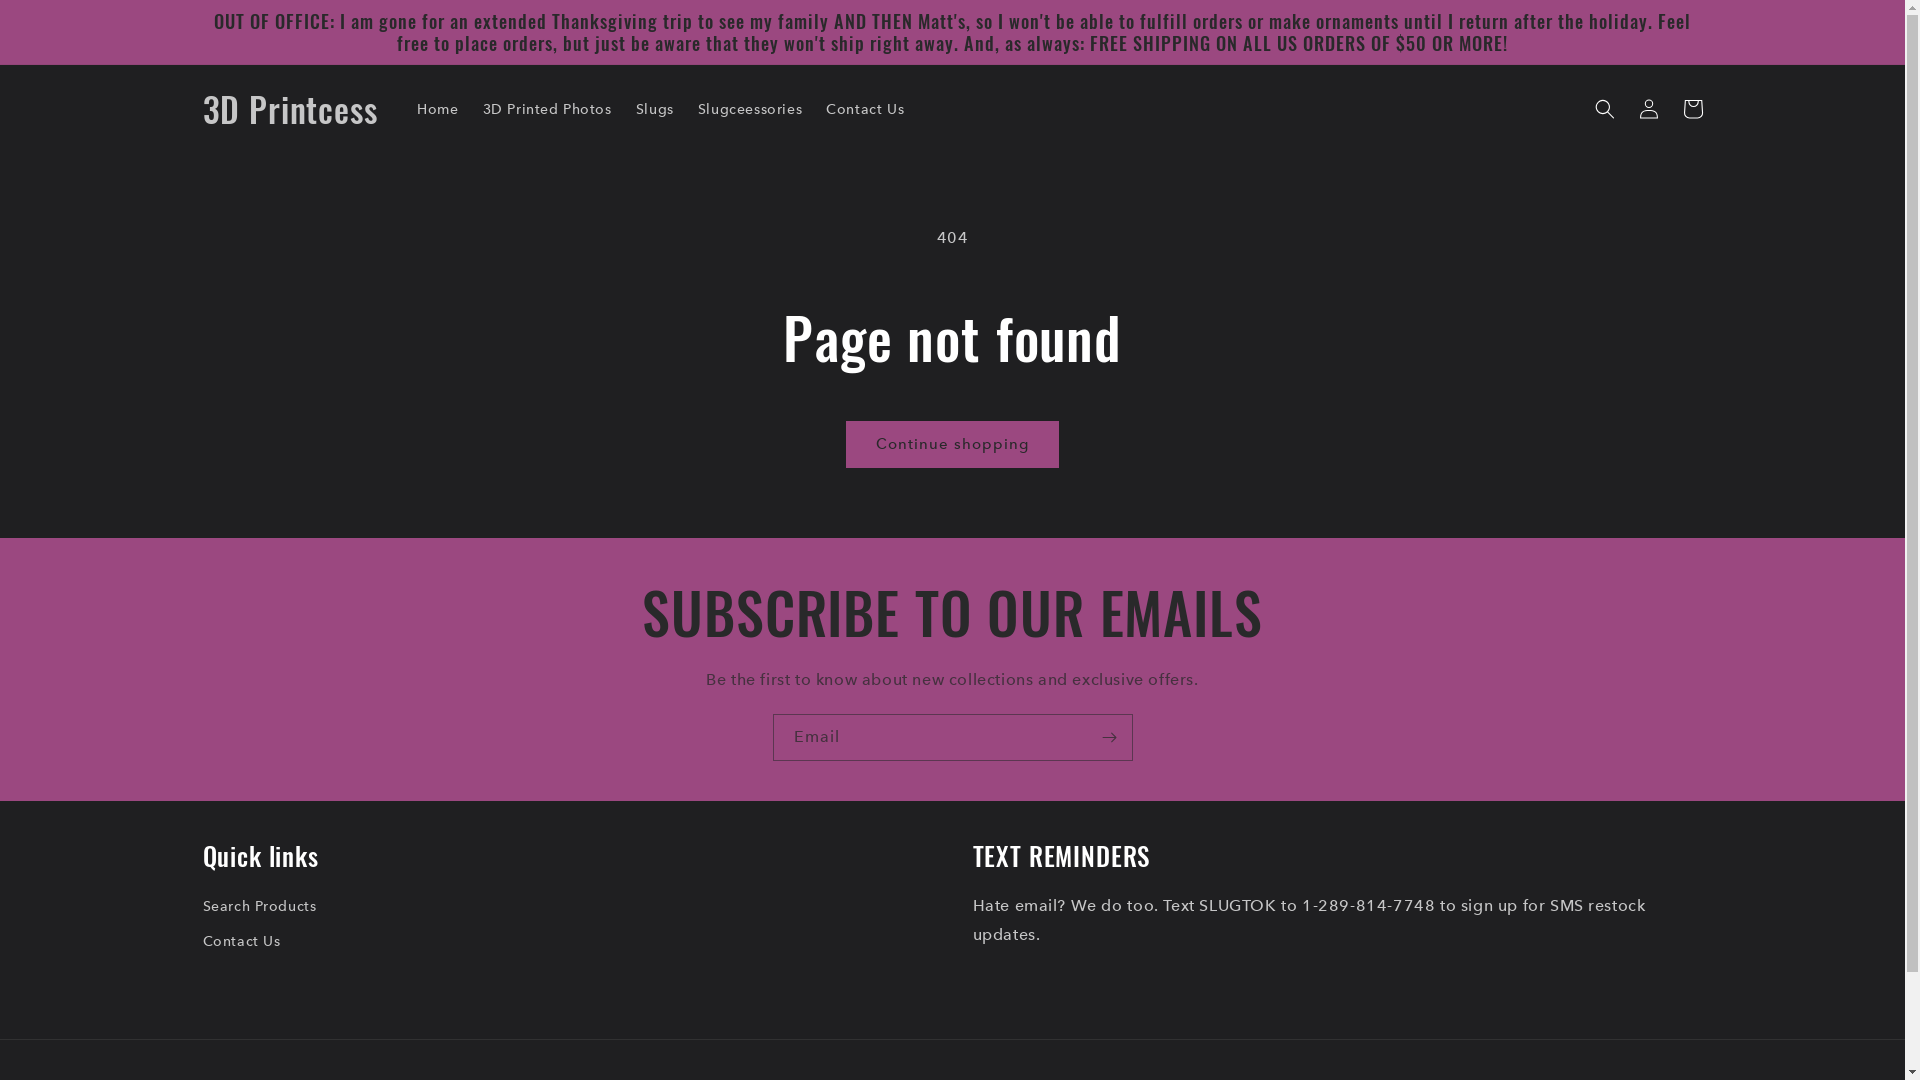 The image size is (1920, 1080). What do you see at coordinates (546, 108) in the screenshot?
I see `'3D Printed Photos'` at bounding box center [546, 108].